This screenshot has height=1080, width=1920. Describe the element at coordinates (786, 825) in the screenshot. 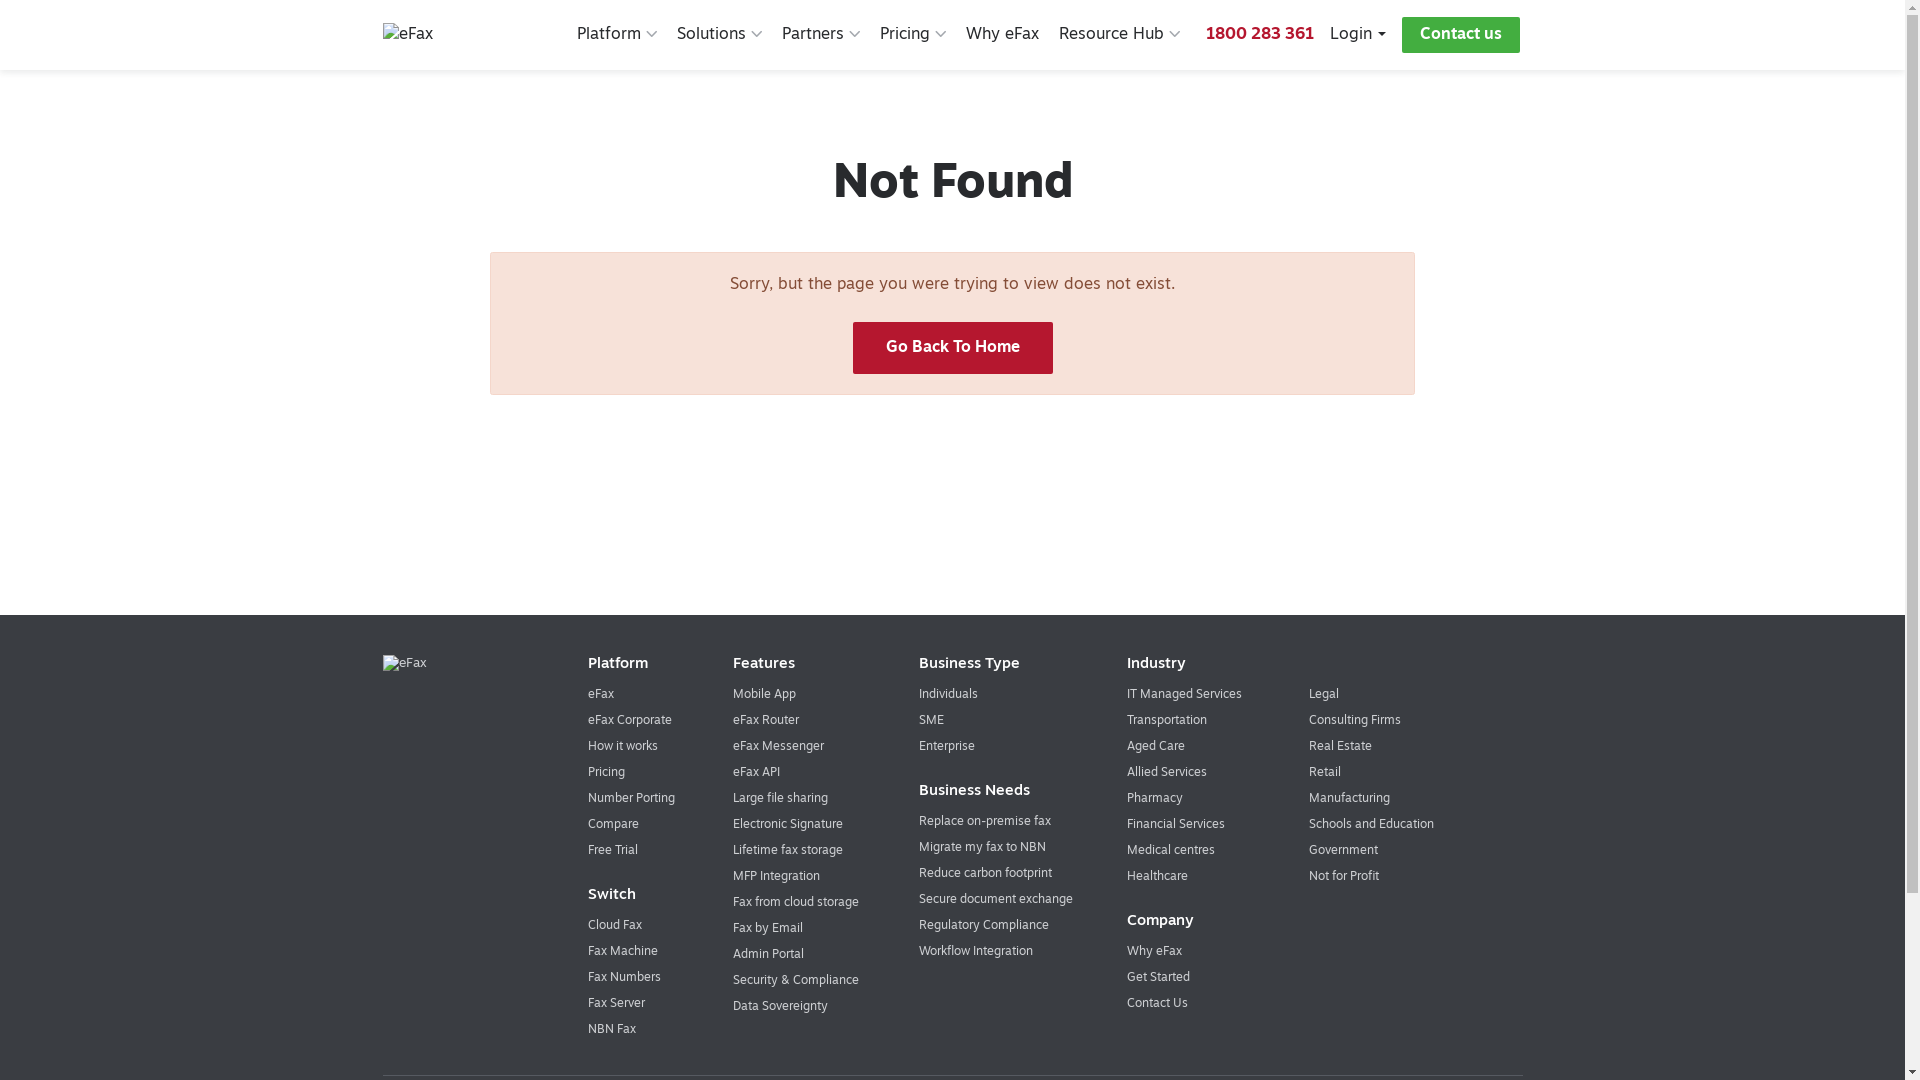

I see `'Electronic Signature'` at that location.